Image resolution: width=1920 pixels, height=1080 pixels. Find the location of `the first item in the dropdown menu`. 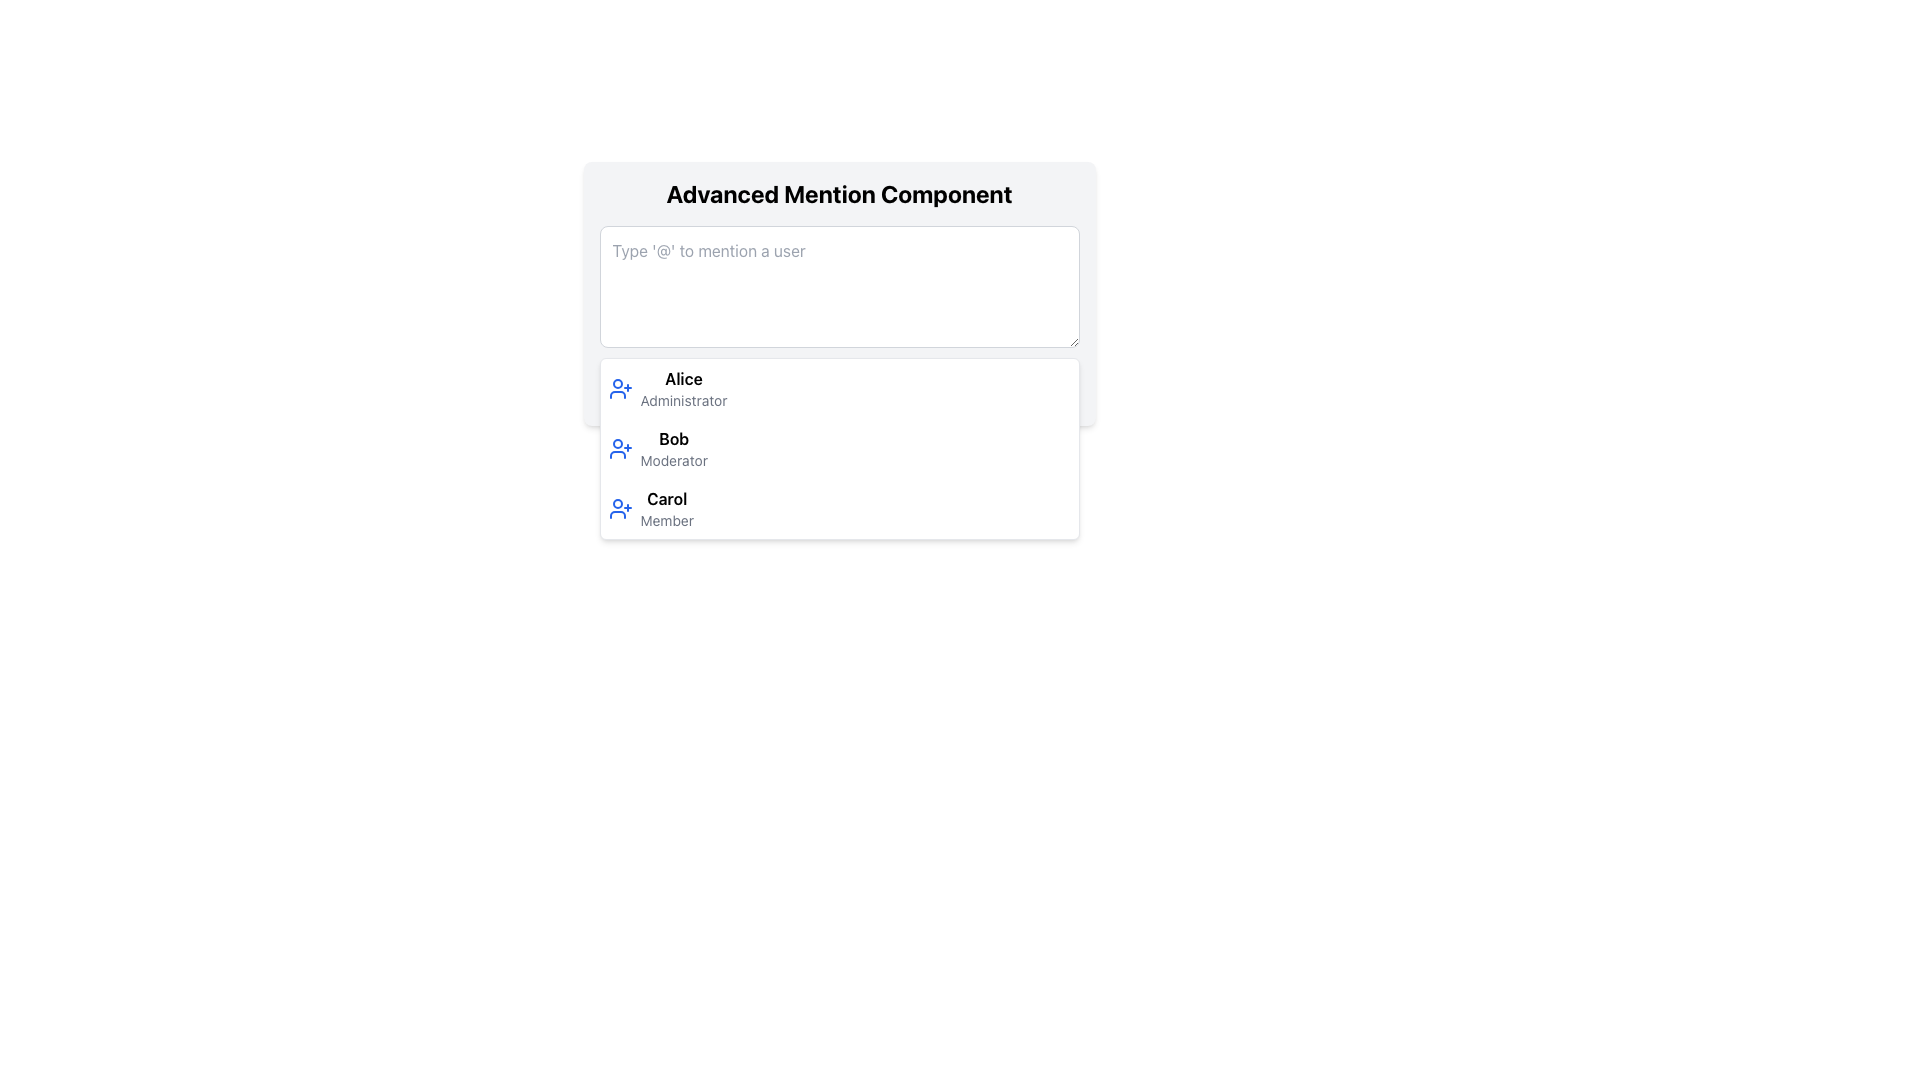

the first item in the dropdown menu is located at coordinates (839, 389).